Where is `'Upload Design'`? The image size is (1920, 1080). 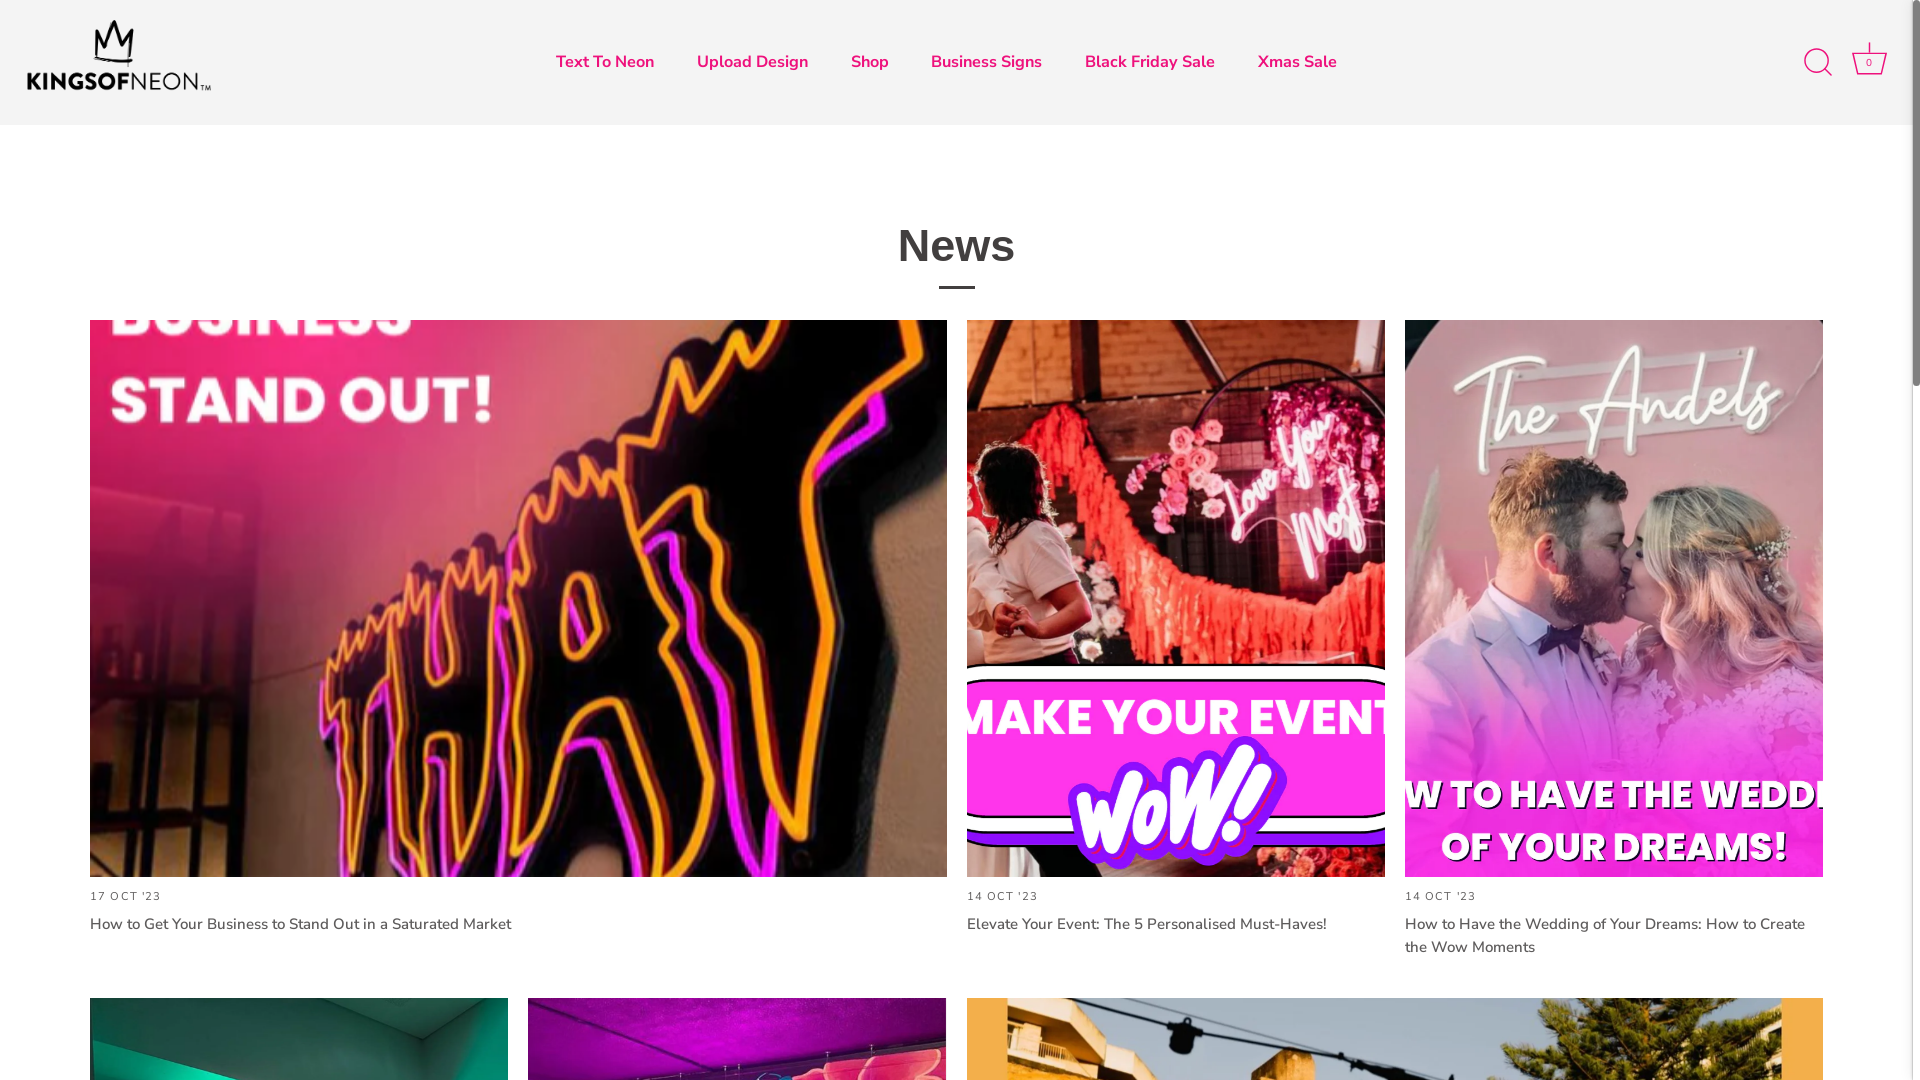
'Upload Design' is located at coordinates (751, 61).